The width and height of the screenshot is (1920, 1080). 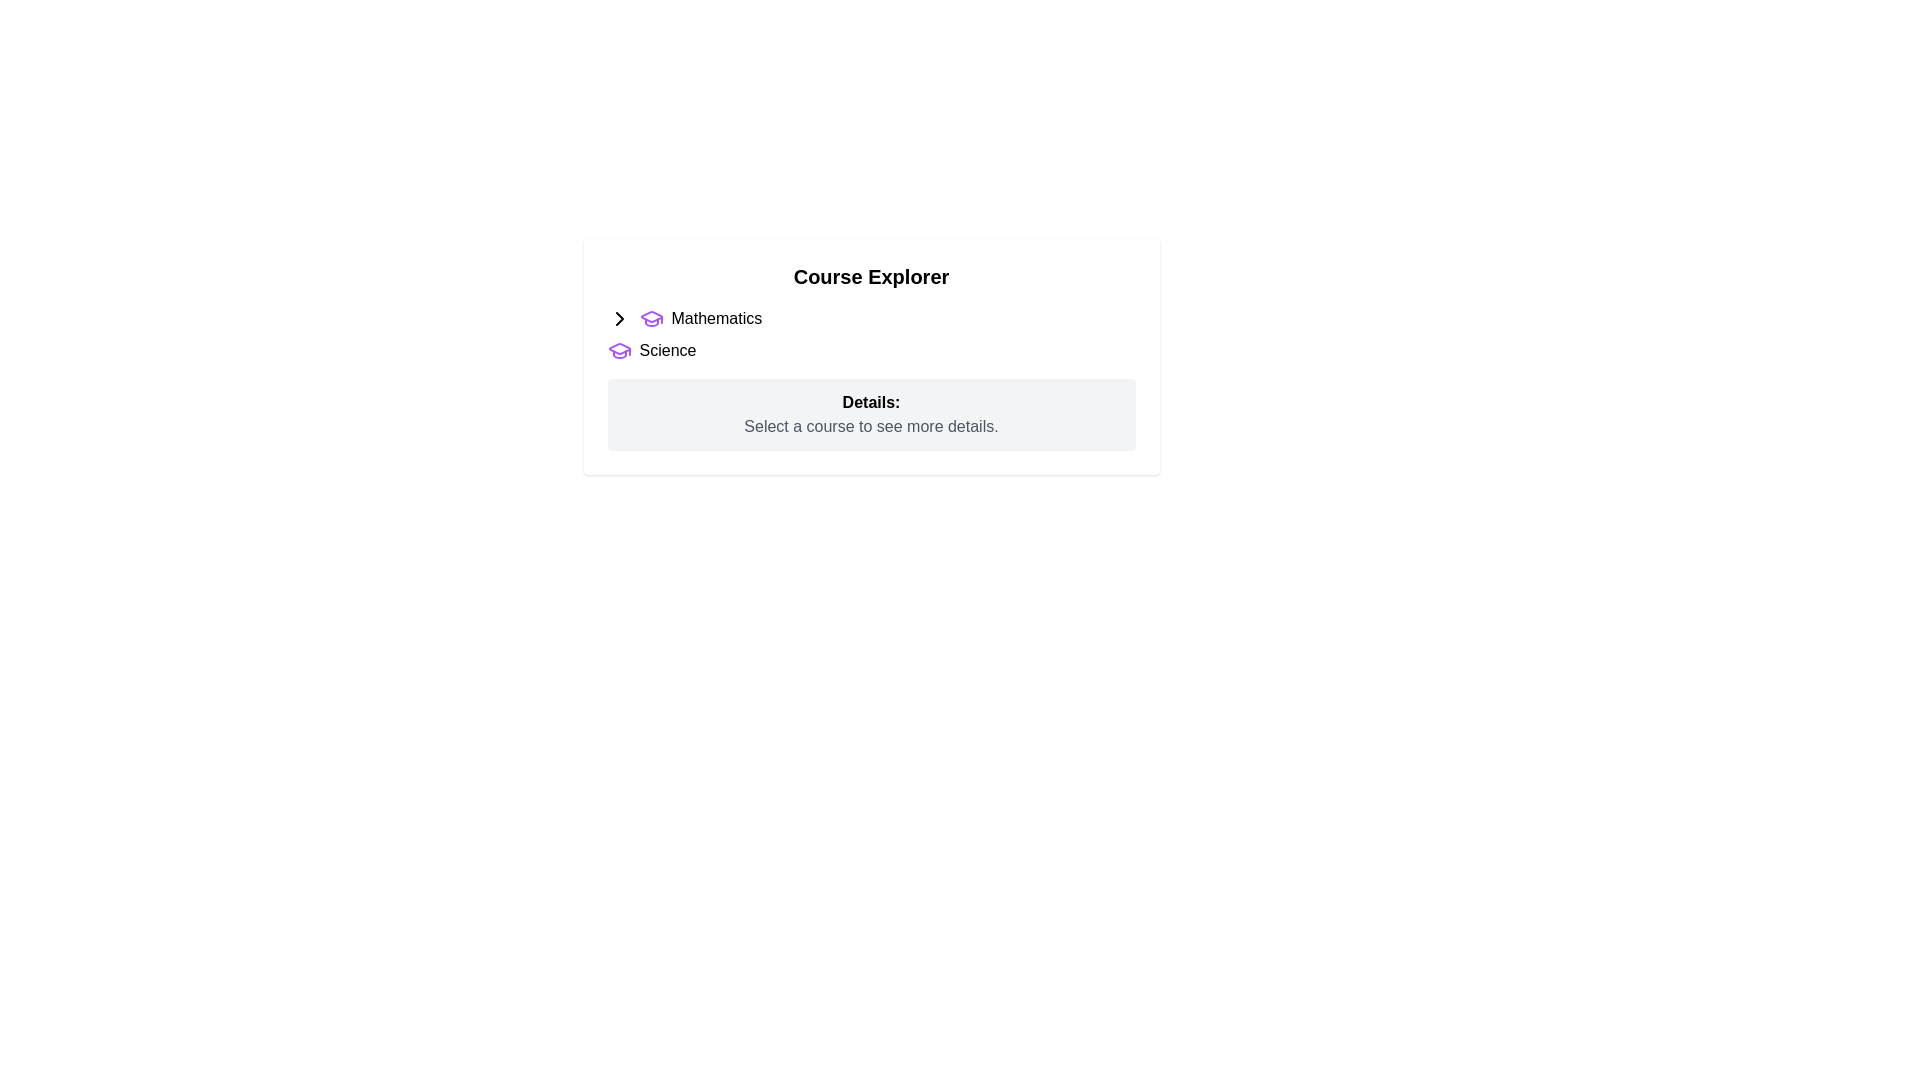 I want to click on the text label displaying 'Science', so click(x=667, y=350).